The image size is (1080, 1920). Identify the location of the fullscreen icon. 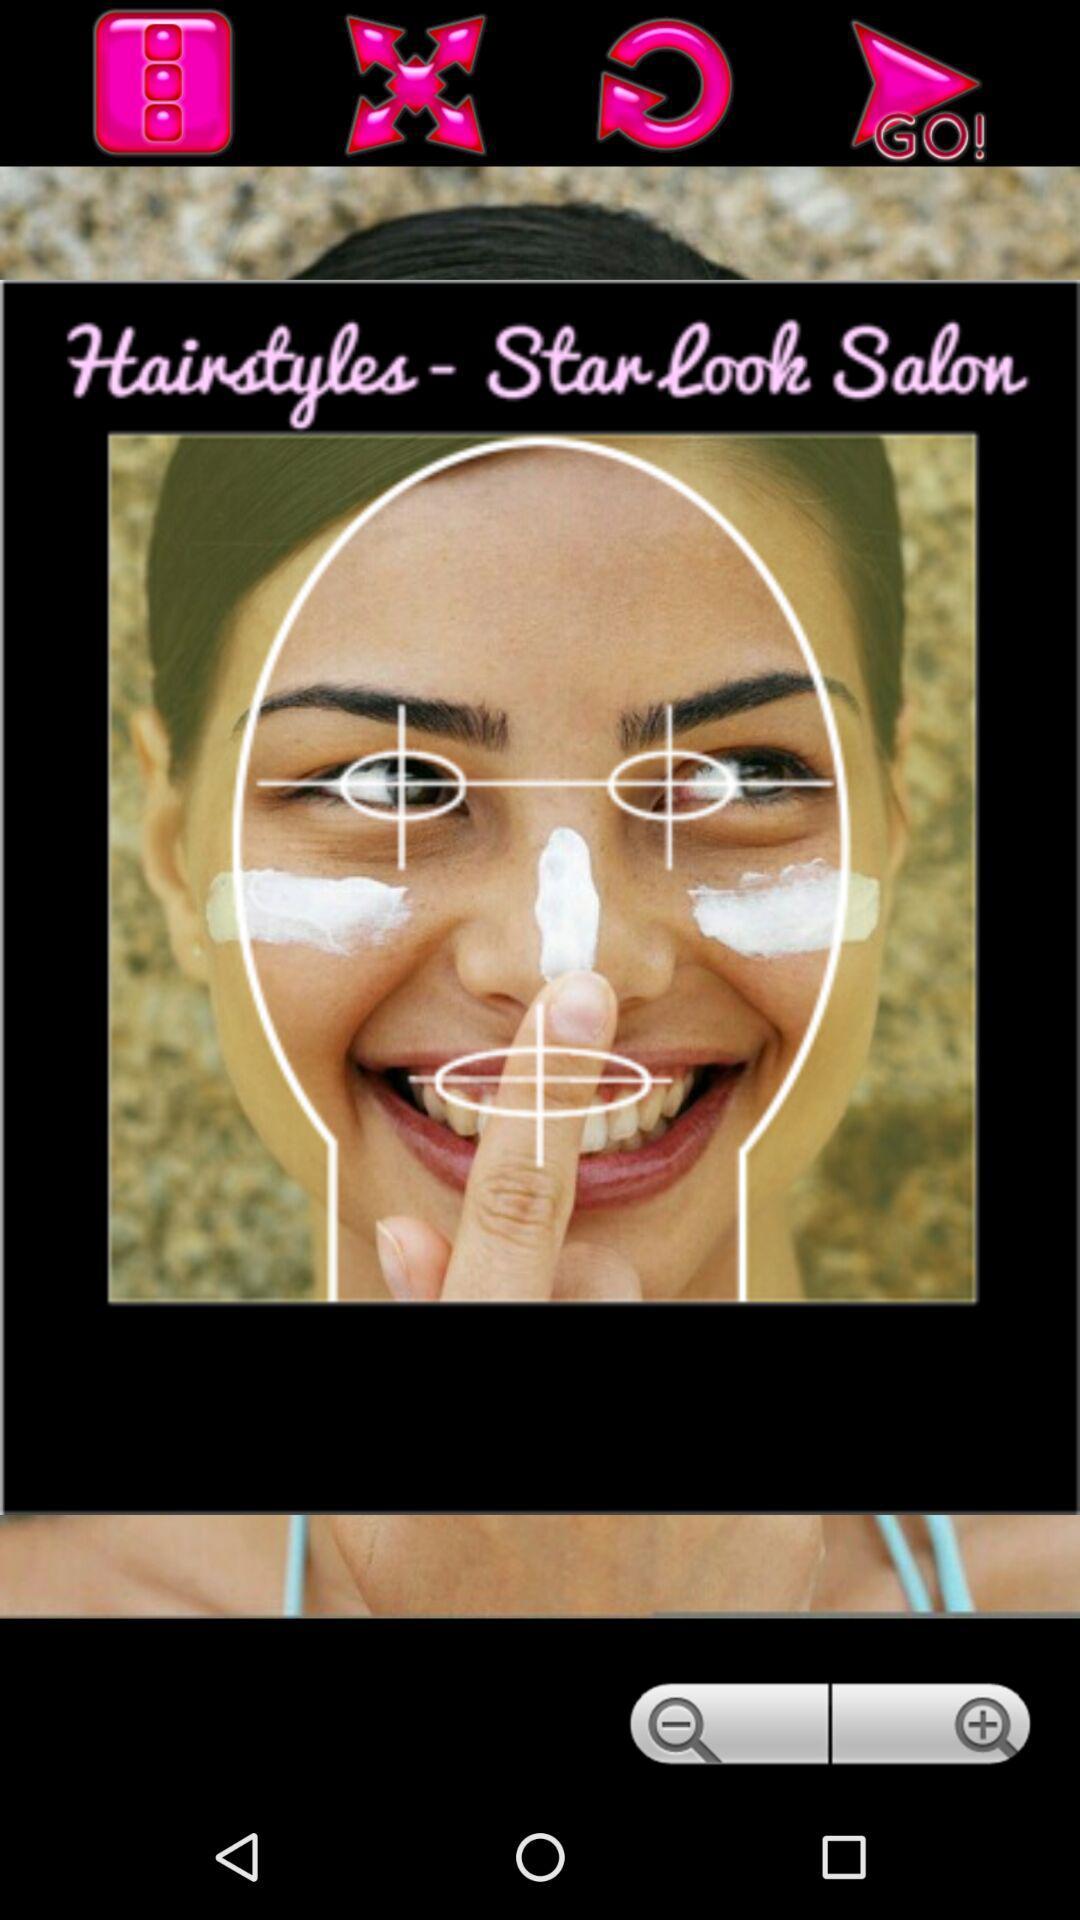
(415, 90).